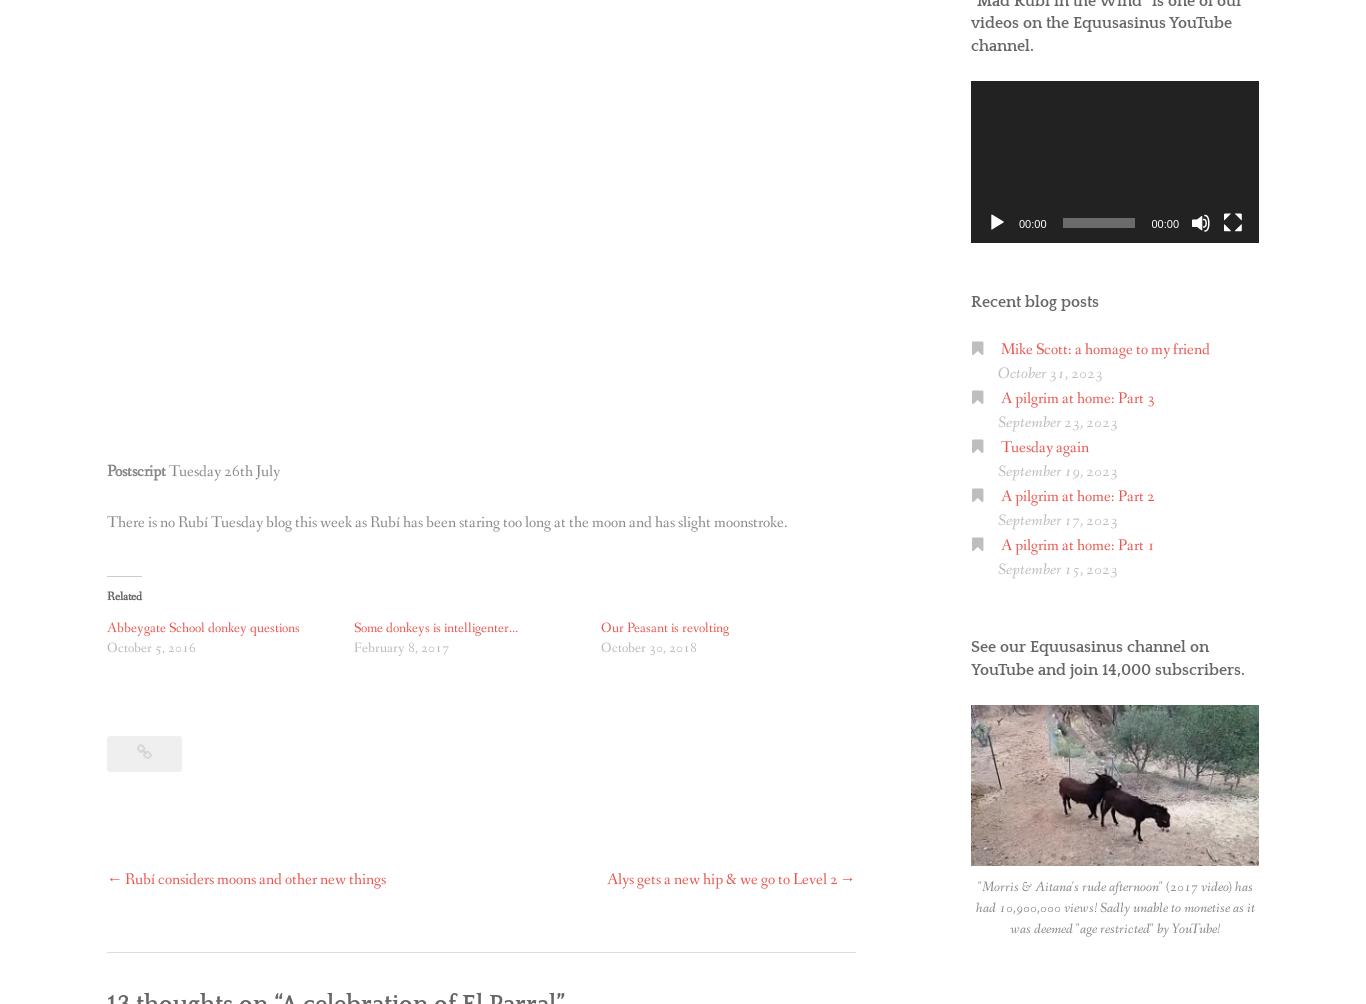  What do you see at coordinates (1104, 349) in the screenshot?
I see `'Mike Scott: a homage to my friend'` at bounding box center [1104, 349].